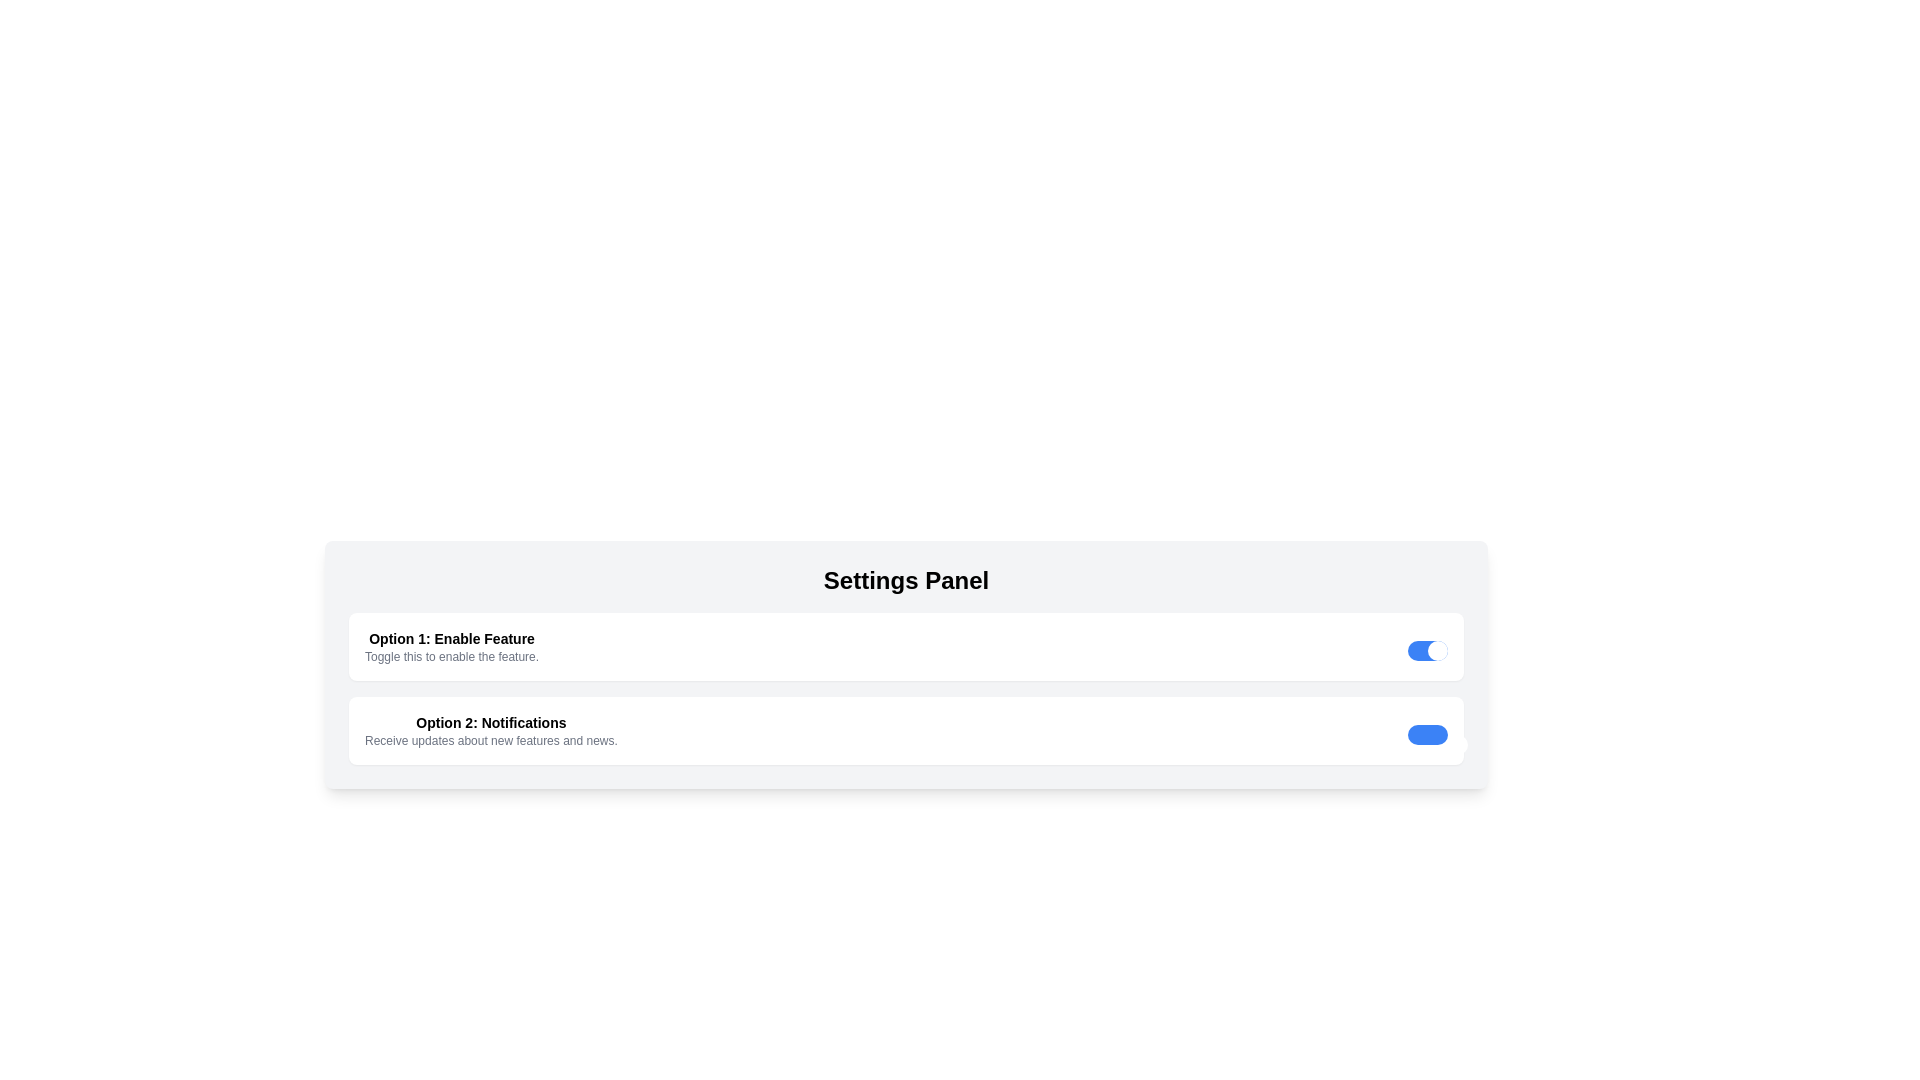  I want to click on the static text label that serves as the title for the notification settings, positioned below 'Option 1: Enable Feature', so click(491, 722).